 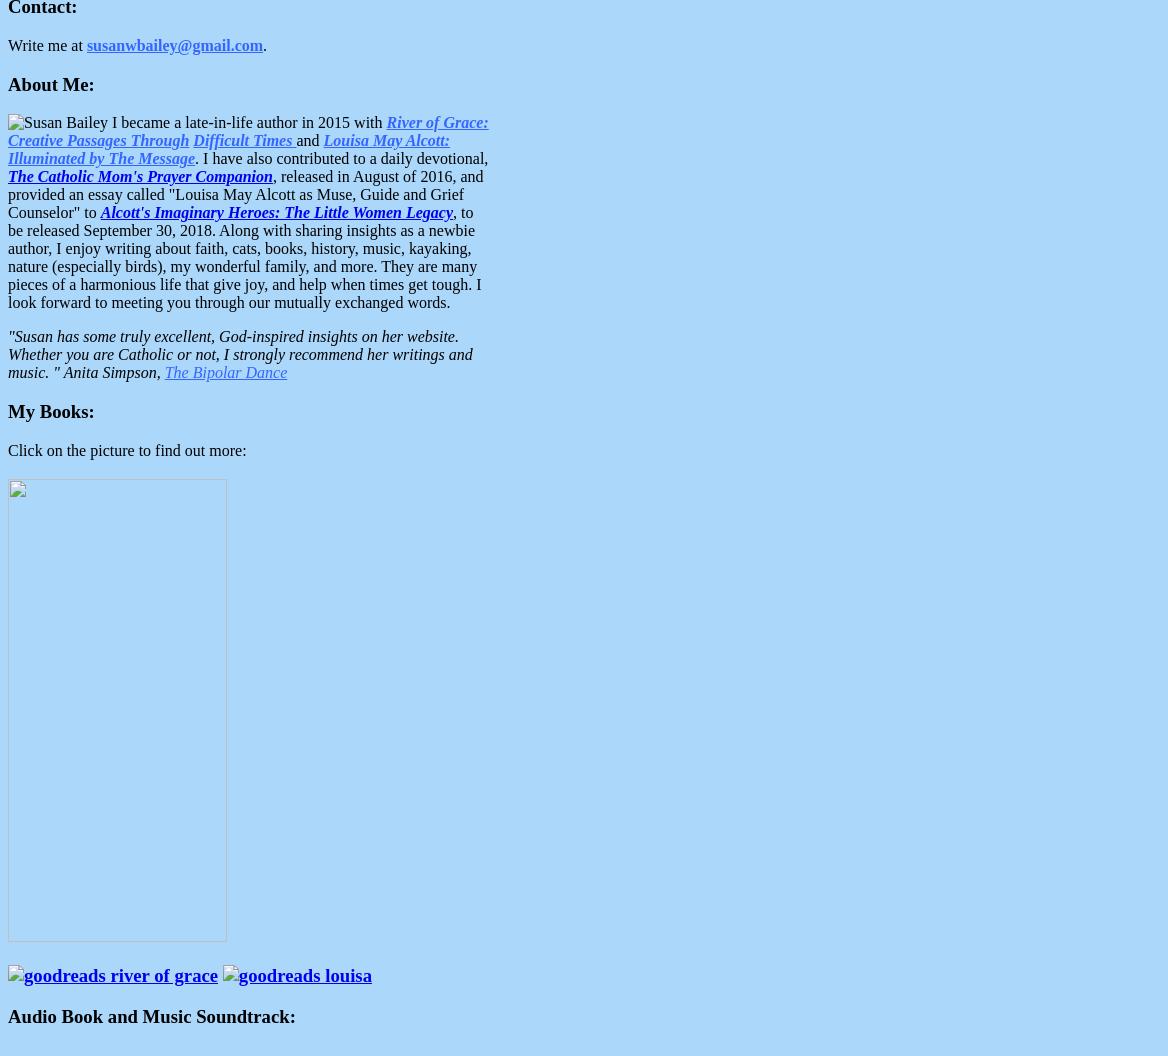 What do you see at coordinates (125, 449) in the screenshot?
I see `'Click on the picture to find out more:'` at bounding box center [125, 449].